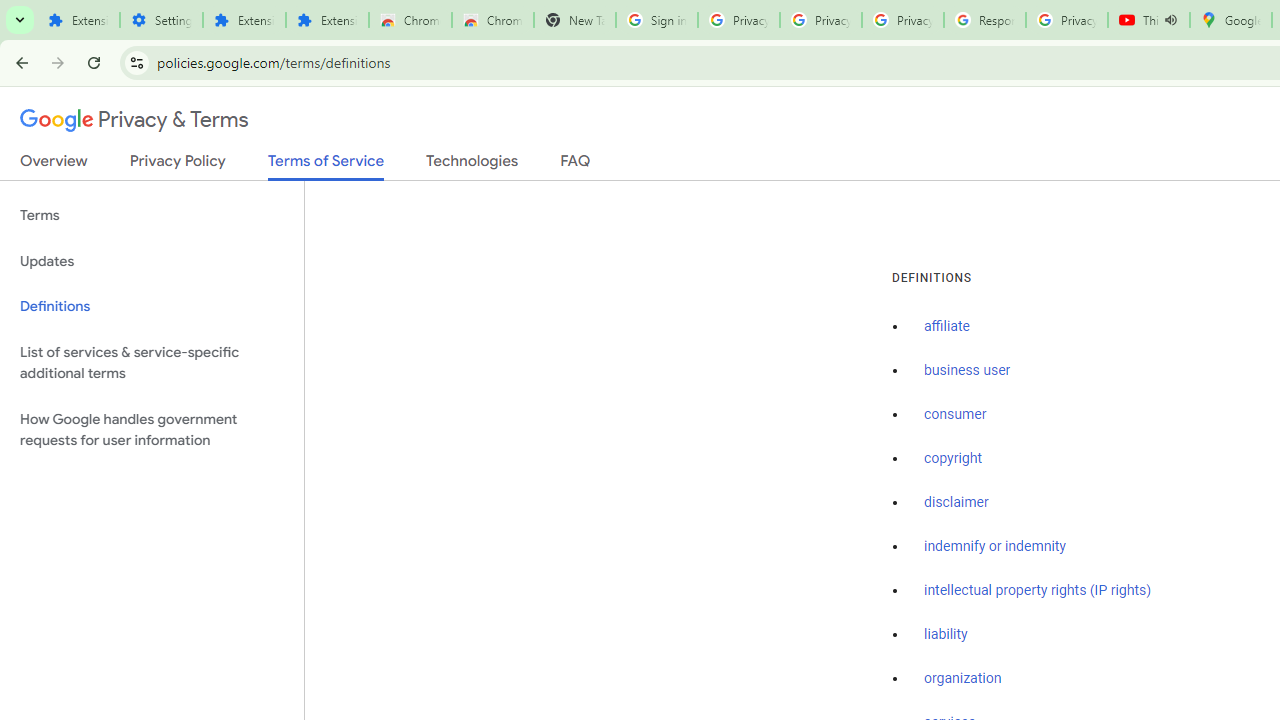 This screenshot has height=720, width=1280. I want to click on 'Technologies', so click(471, 164).